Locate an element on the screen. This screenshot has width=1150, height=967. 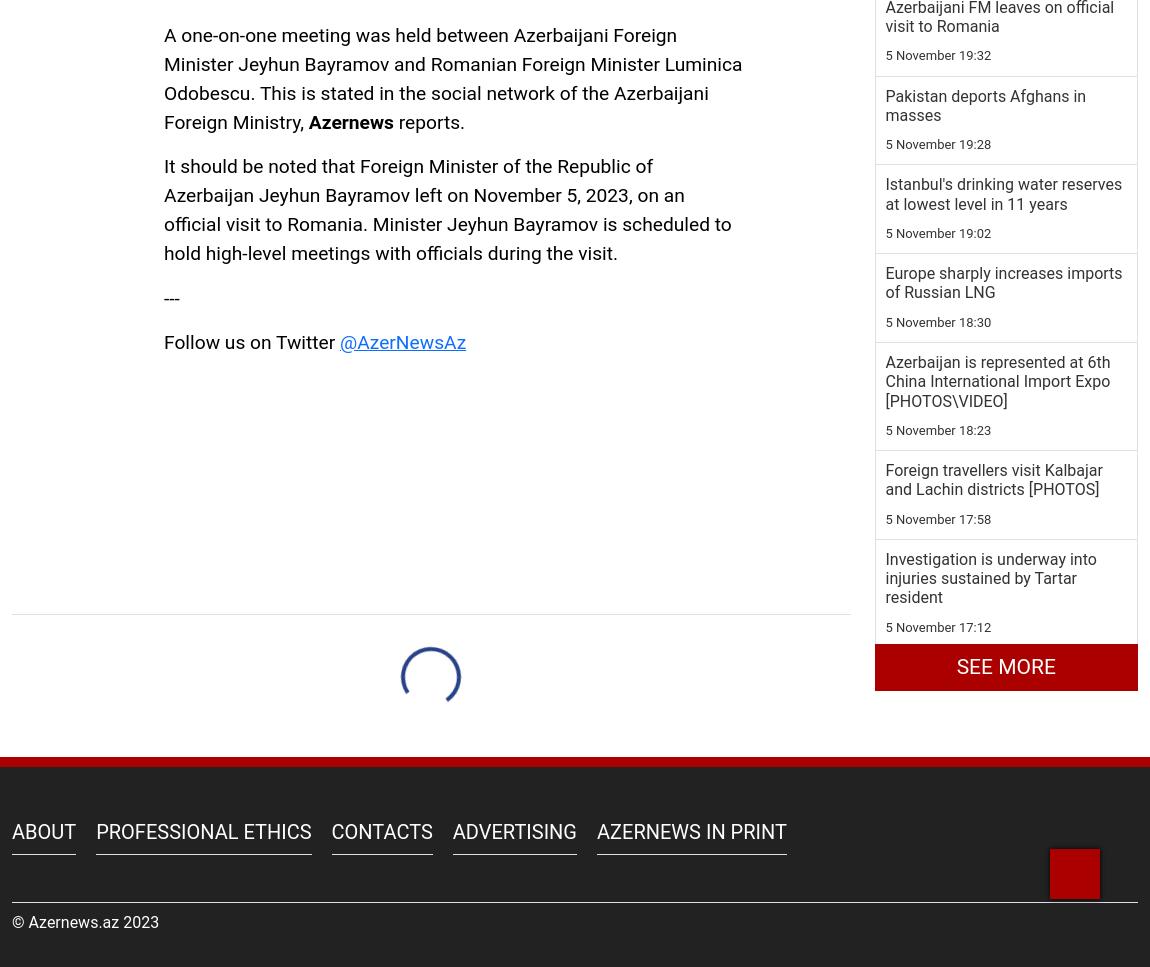
'5 November 08:00' is located at coordinates (938, 765).